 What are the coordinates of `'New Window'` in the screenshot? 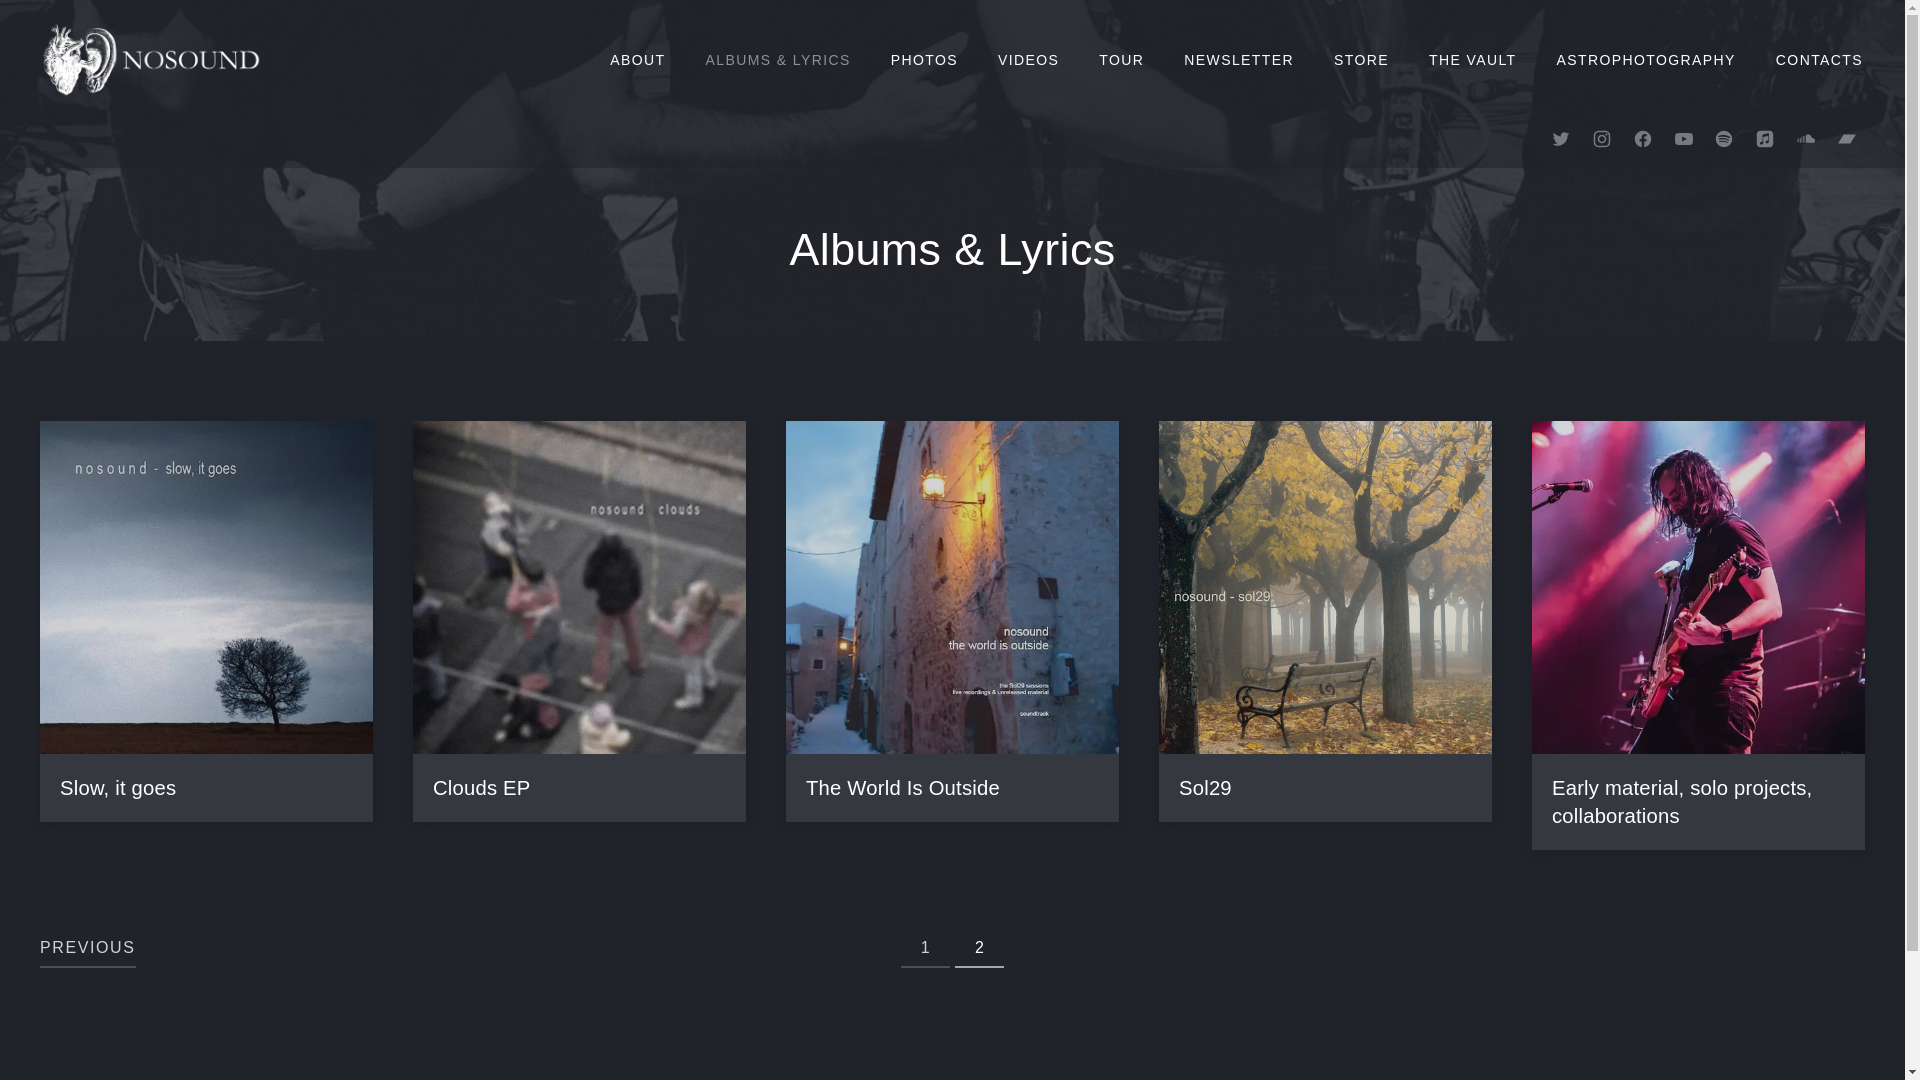 It's located at (1722, 137).